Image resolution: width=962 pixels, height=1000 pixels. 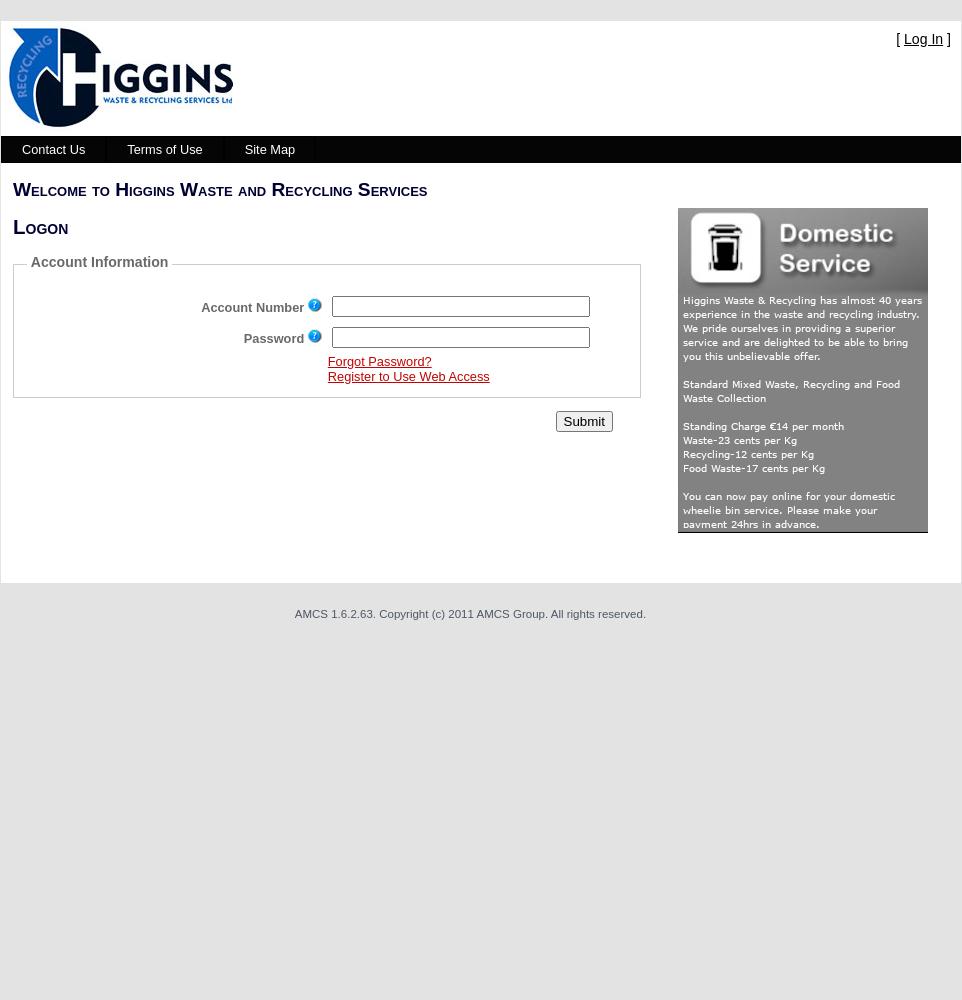 What do you see at coordinates (406, 375) in the screenshot?
I see `'Register to Use Web Access'` at bounding box center [406, 375].